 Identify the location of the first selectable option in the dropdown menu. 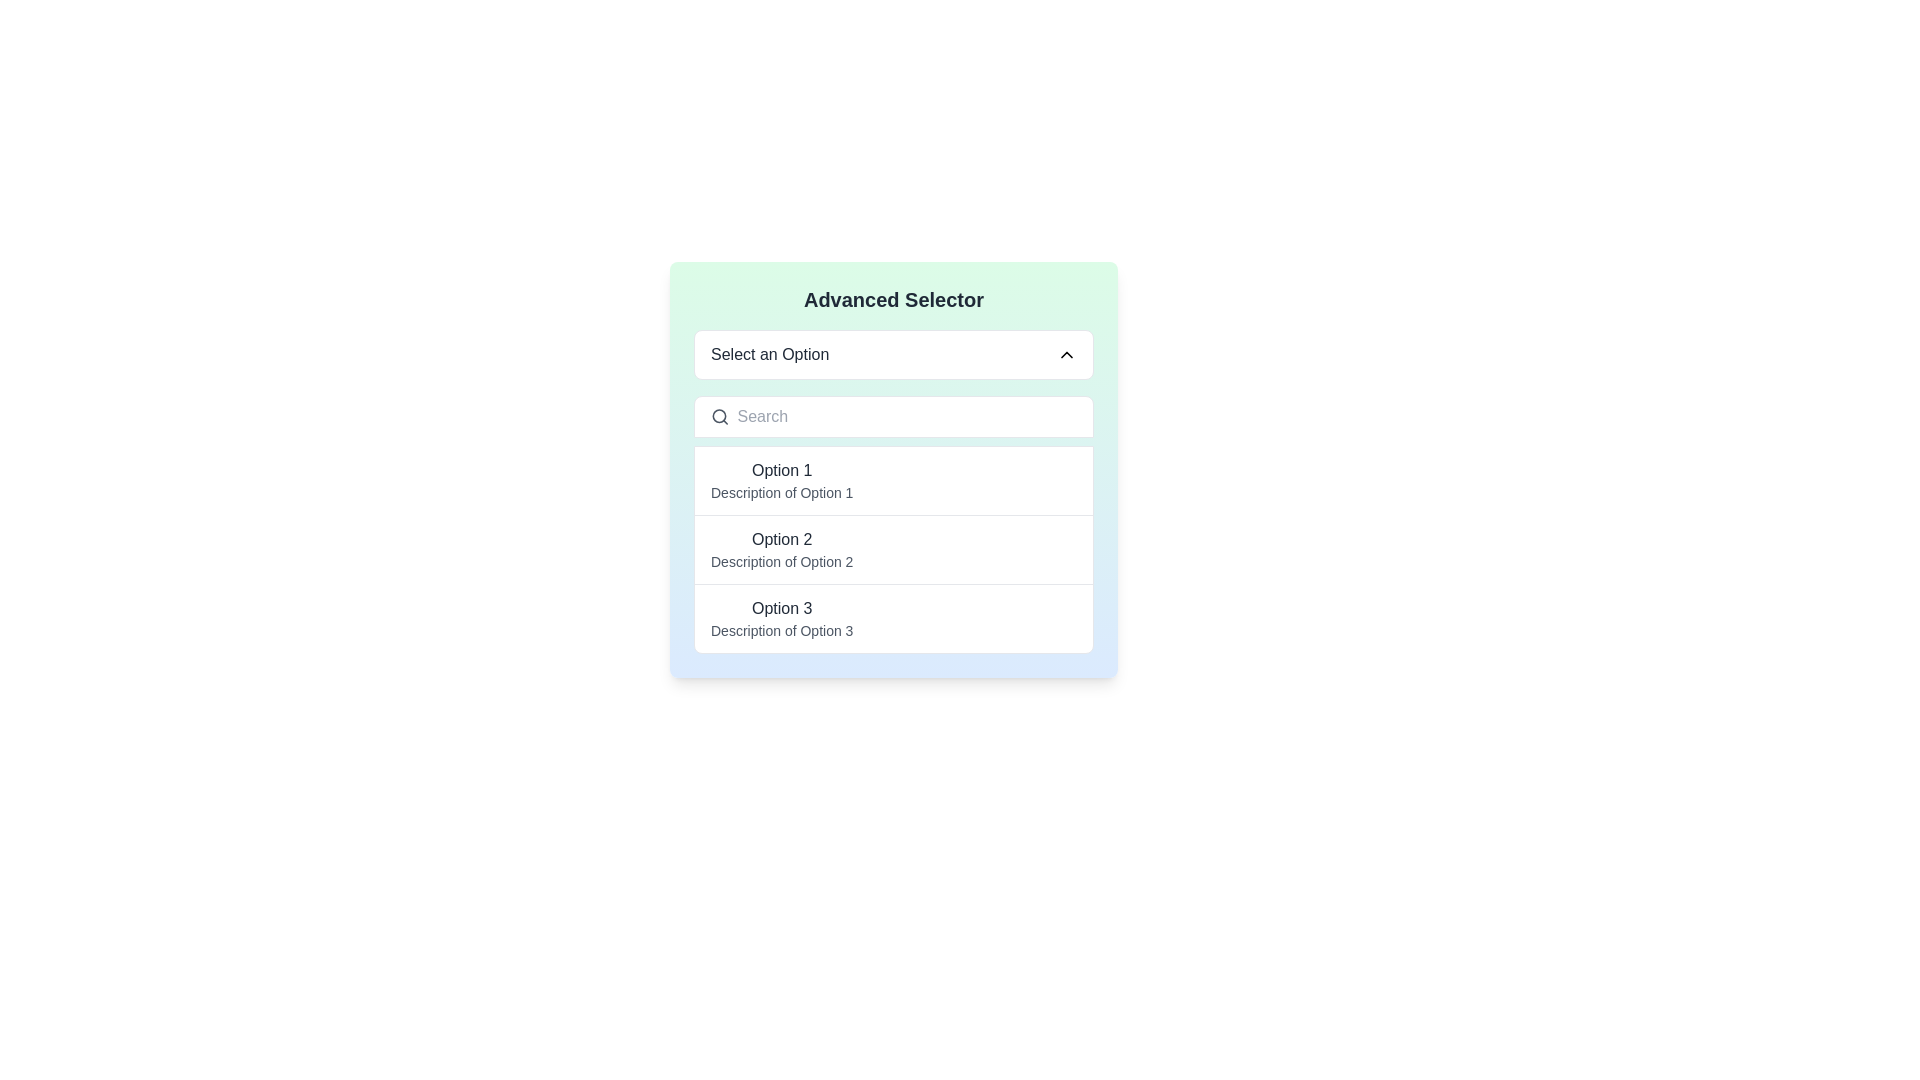
(892, 481).